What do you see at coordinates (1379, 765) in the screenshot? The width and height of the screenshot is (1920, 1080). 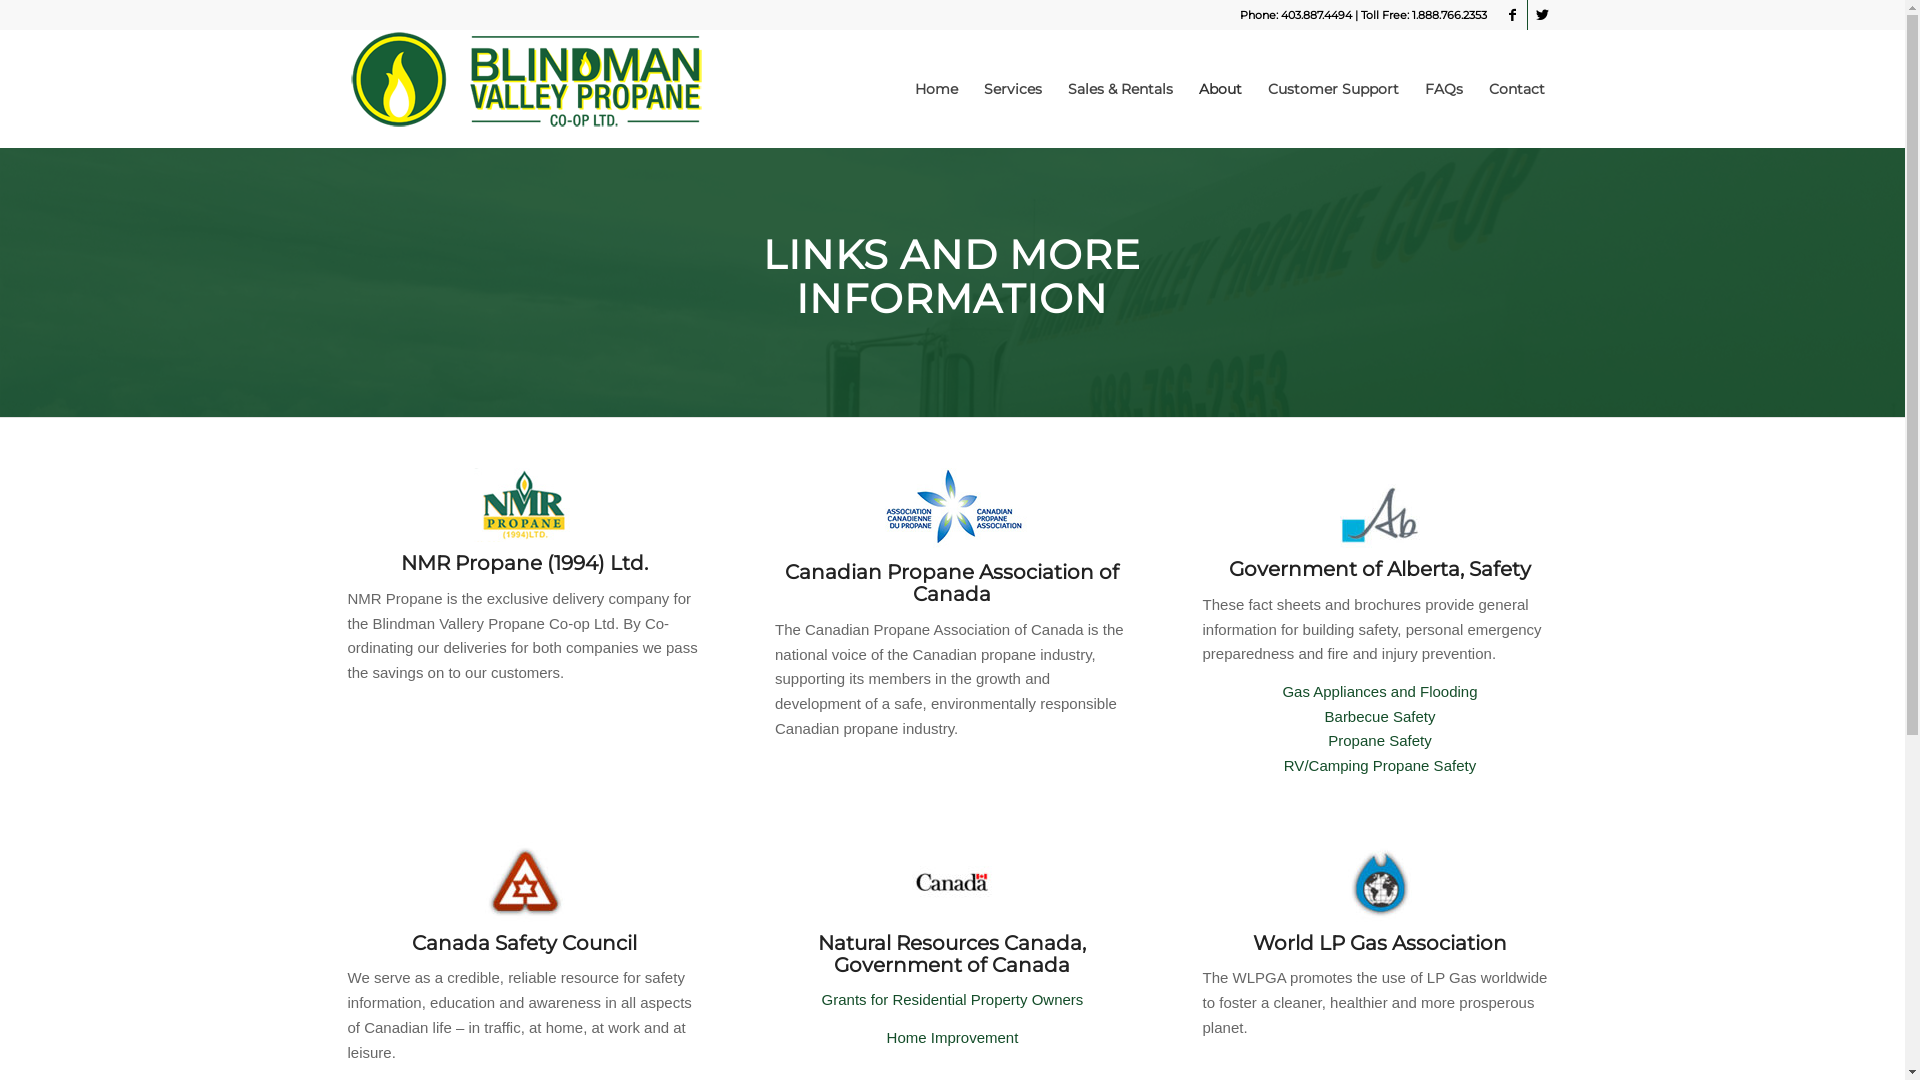 I see `'RV/Camping Propane Safety'` at bounding box center [1379, 765].